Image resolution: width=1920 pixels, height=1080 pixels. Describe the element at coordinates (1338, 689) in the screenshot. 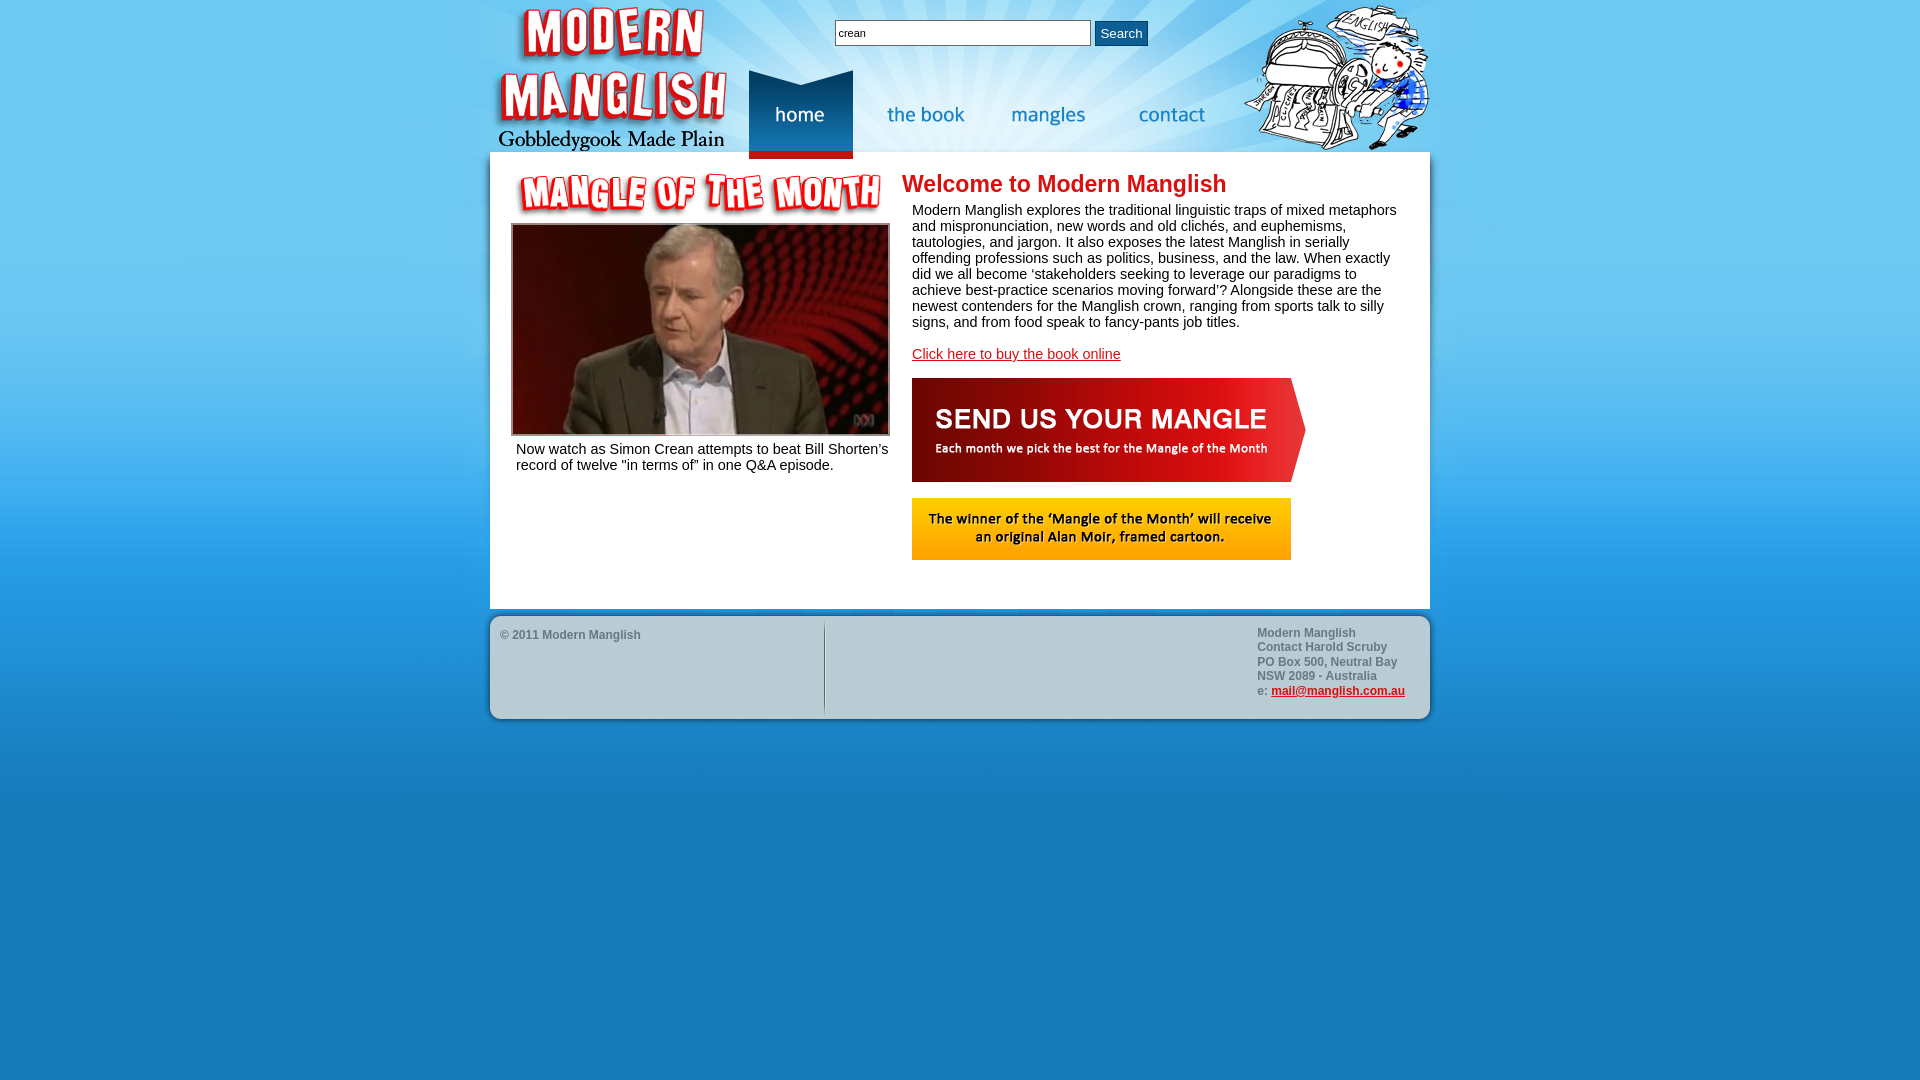

I see `'mail@manglish.com.au'` at that location.